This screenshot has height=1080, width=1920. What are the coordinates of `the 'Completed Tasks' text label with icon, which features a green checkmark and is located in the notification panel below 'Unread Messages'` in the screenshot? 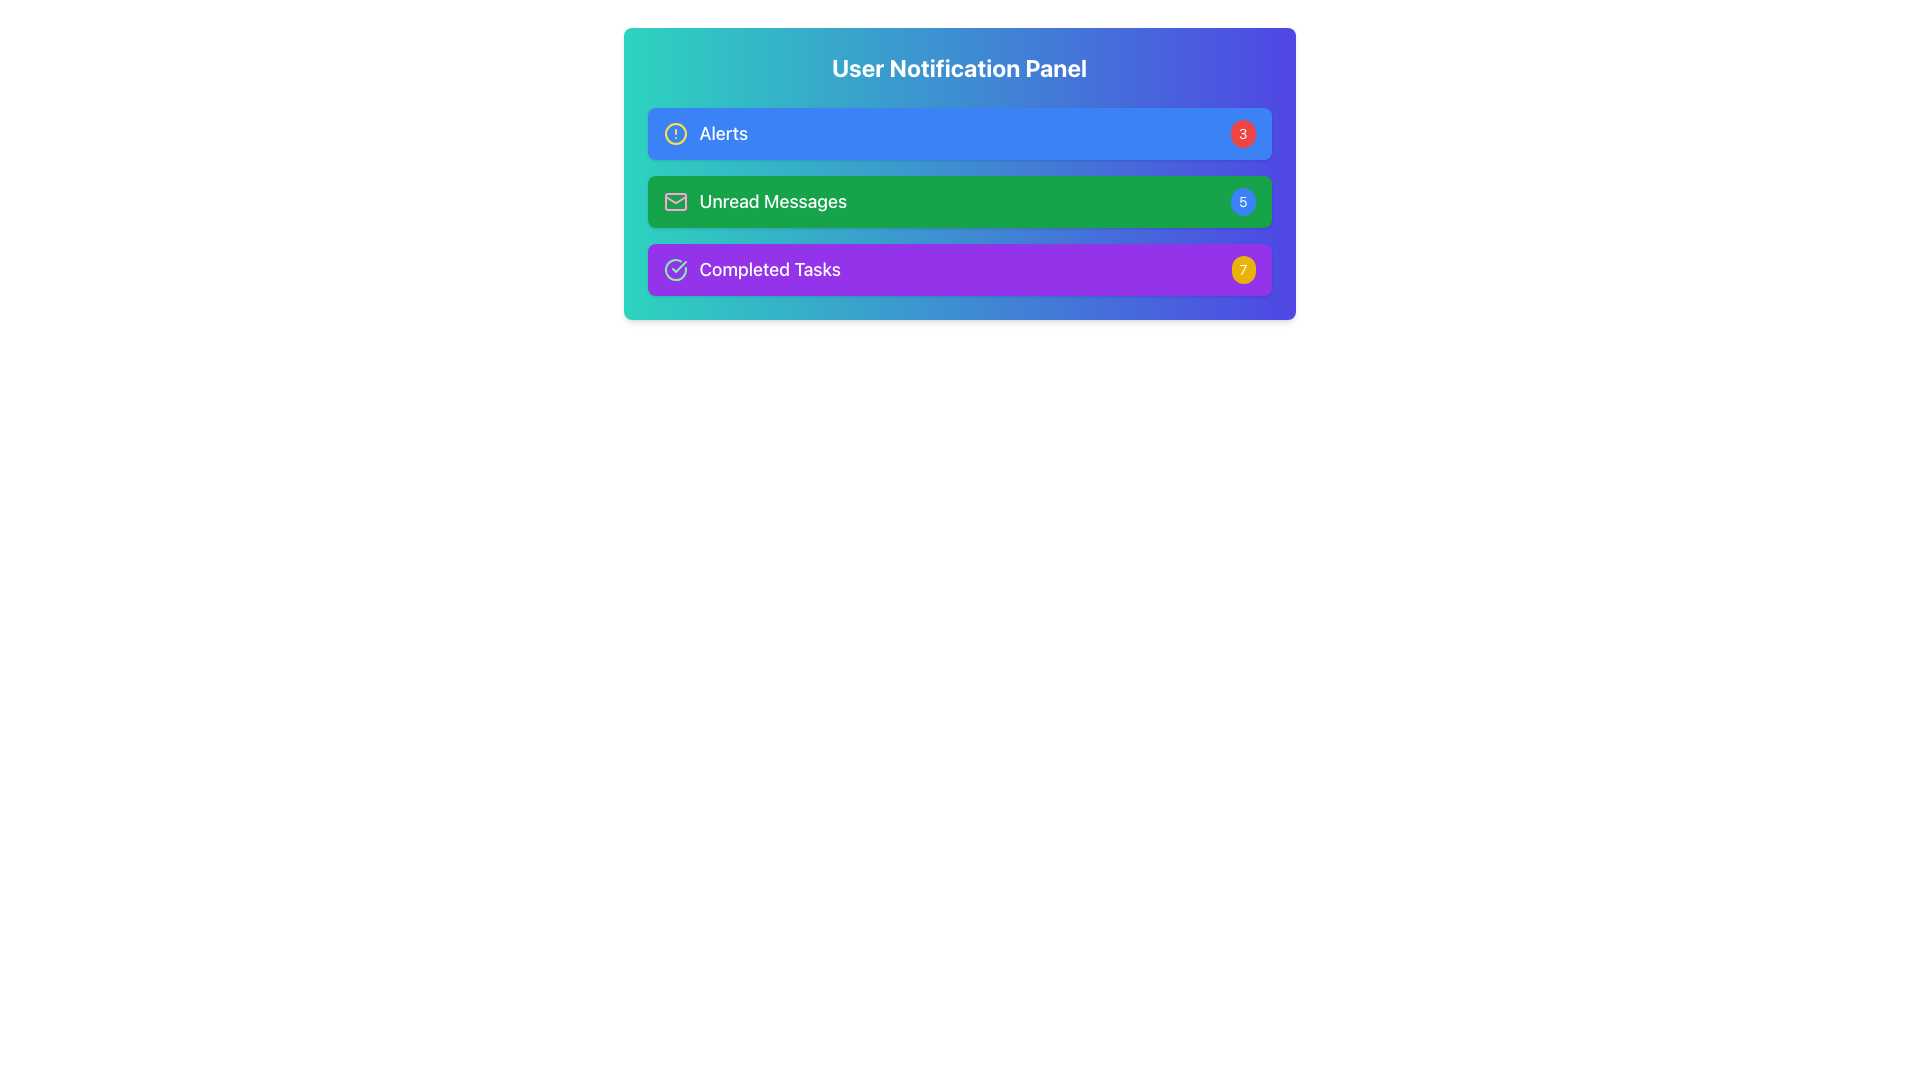 It's located at (751, 270).